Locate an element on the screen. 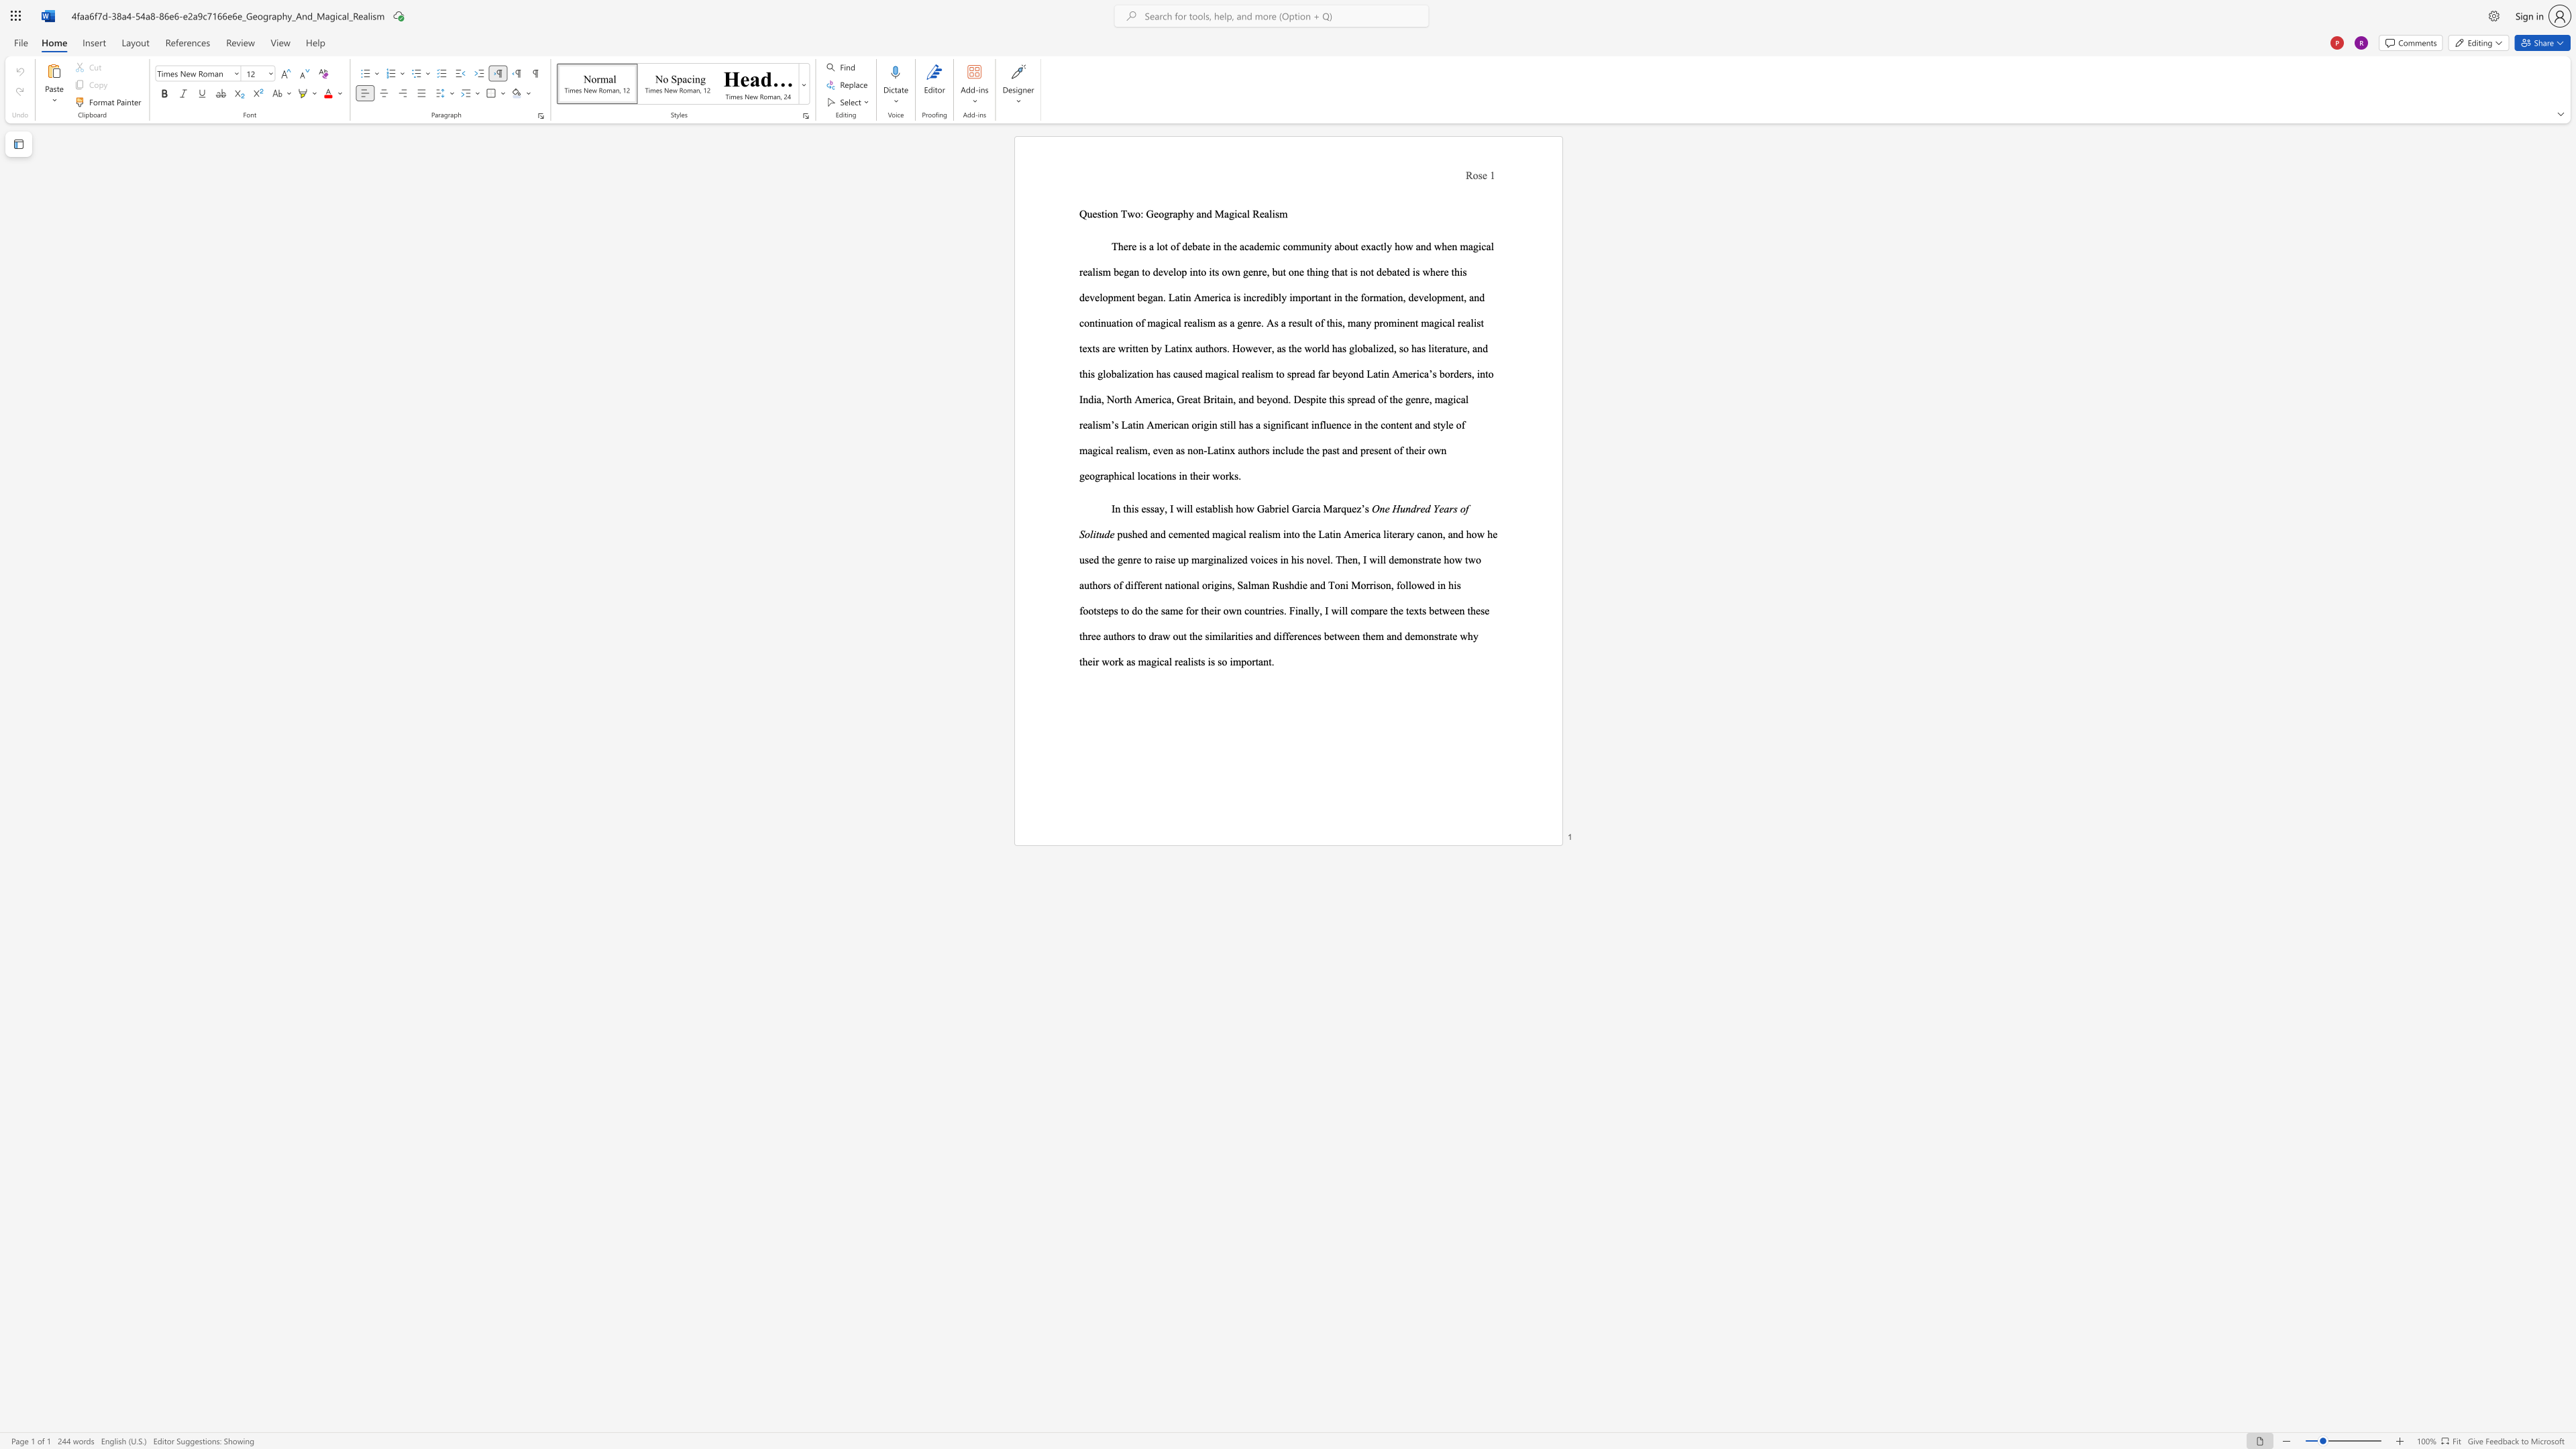  the subset text "stion Two: Geograp" within the text "Question Two: Geography and Magical Realism" is located at coordinates (1096, 214).